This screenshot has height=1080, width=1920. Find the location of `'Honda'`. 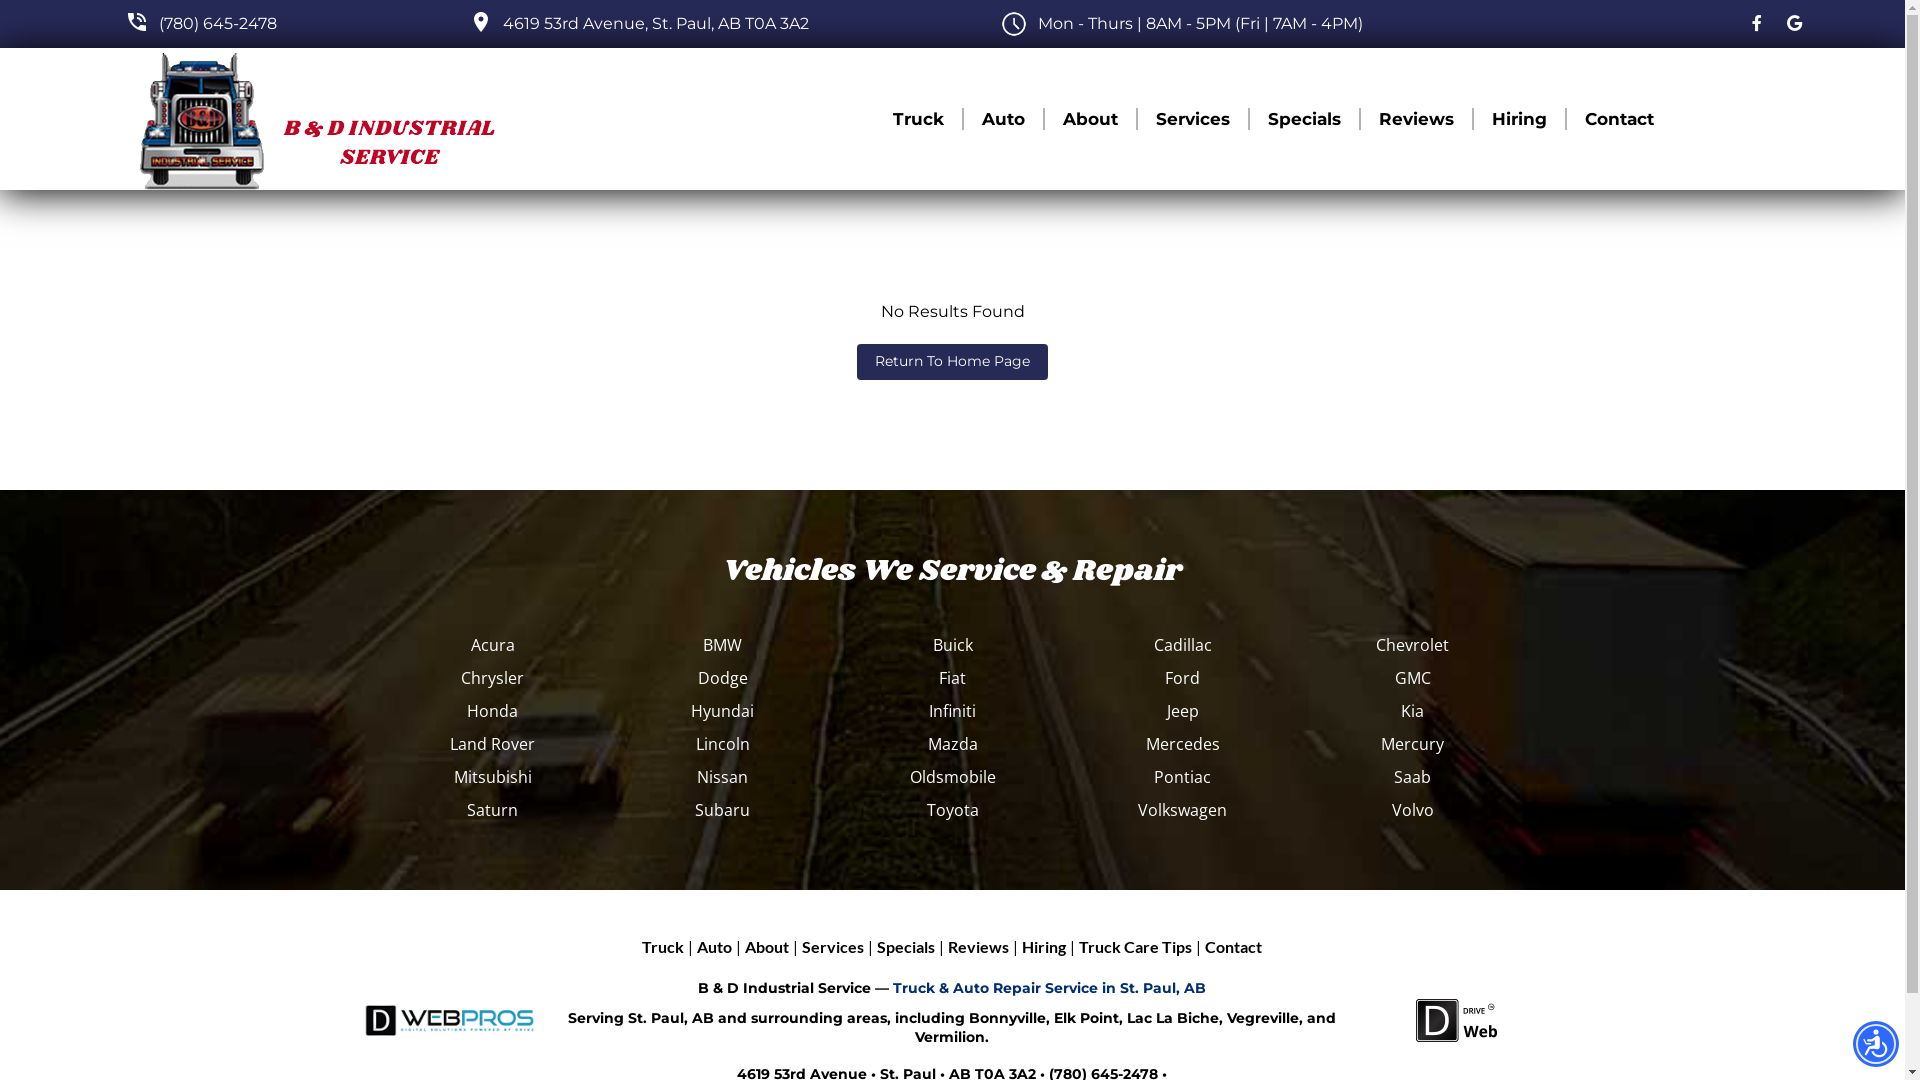

'Honda' is located at coordinates (493, 709).